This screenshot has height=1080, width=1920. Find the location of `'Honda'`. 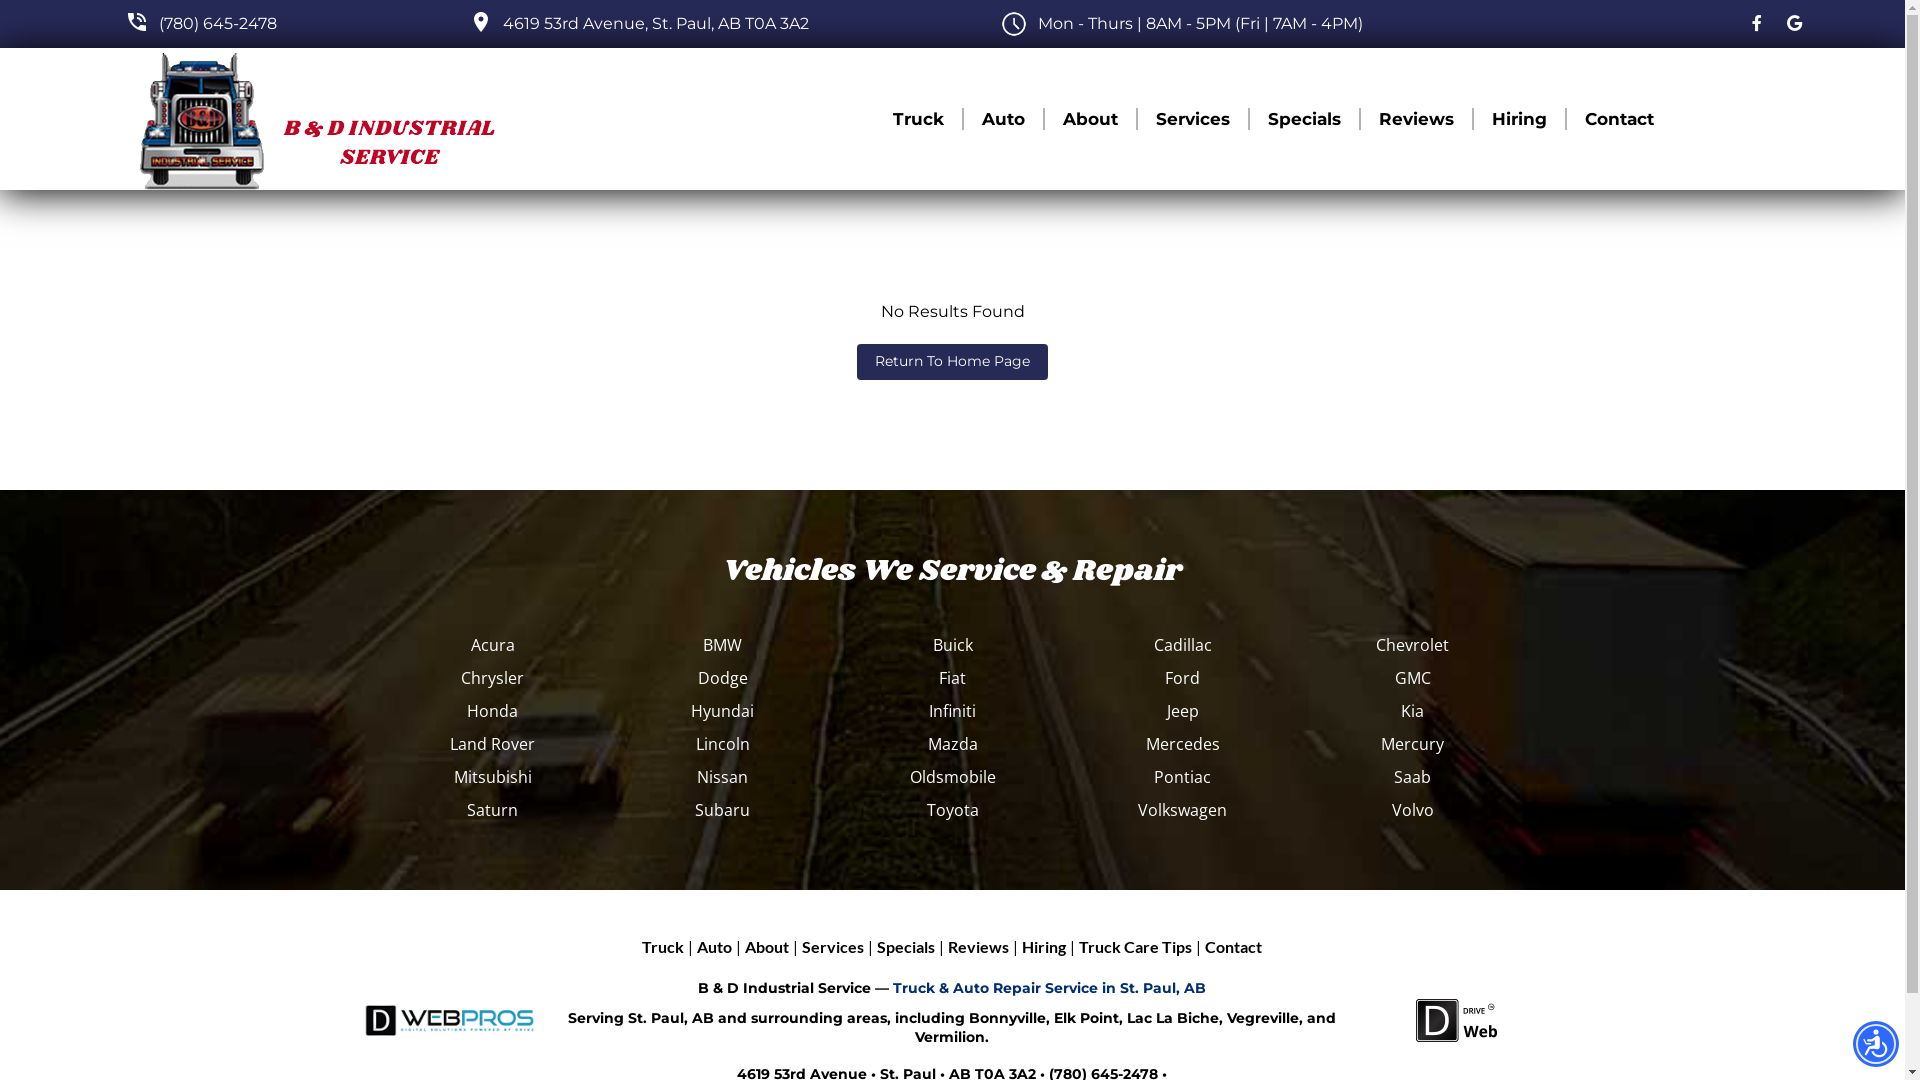

'Honda' is located at coordinates (493, 709).